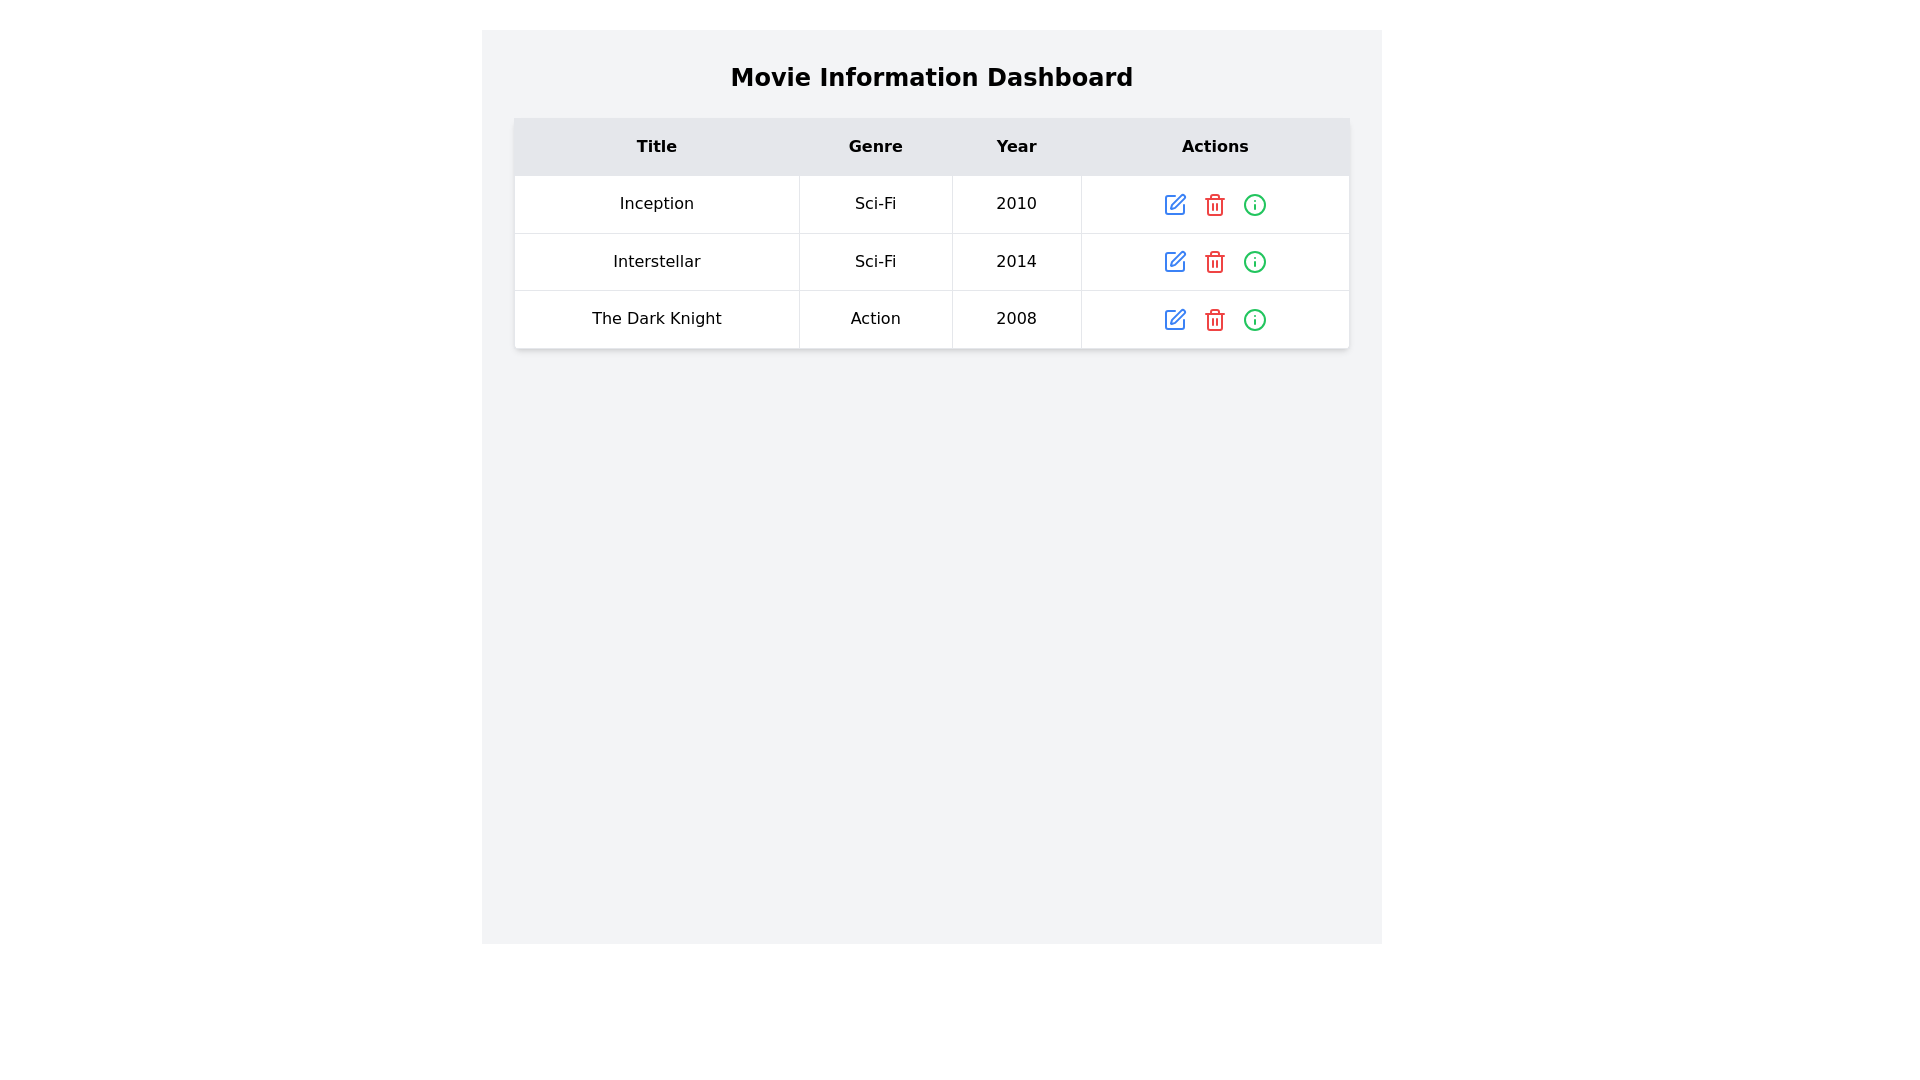 Image resolution: width=1920 pixels, height=1080 pixels. I want to click on the green circular SVG graphic element located, so click(1254, 261).